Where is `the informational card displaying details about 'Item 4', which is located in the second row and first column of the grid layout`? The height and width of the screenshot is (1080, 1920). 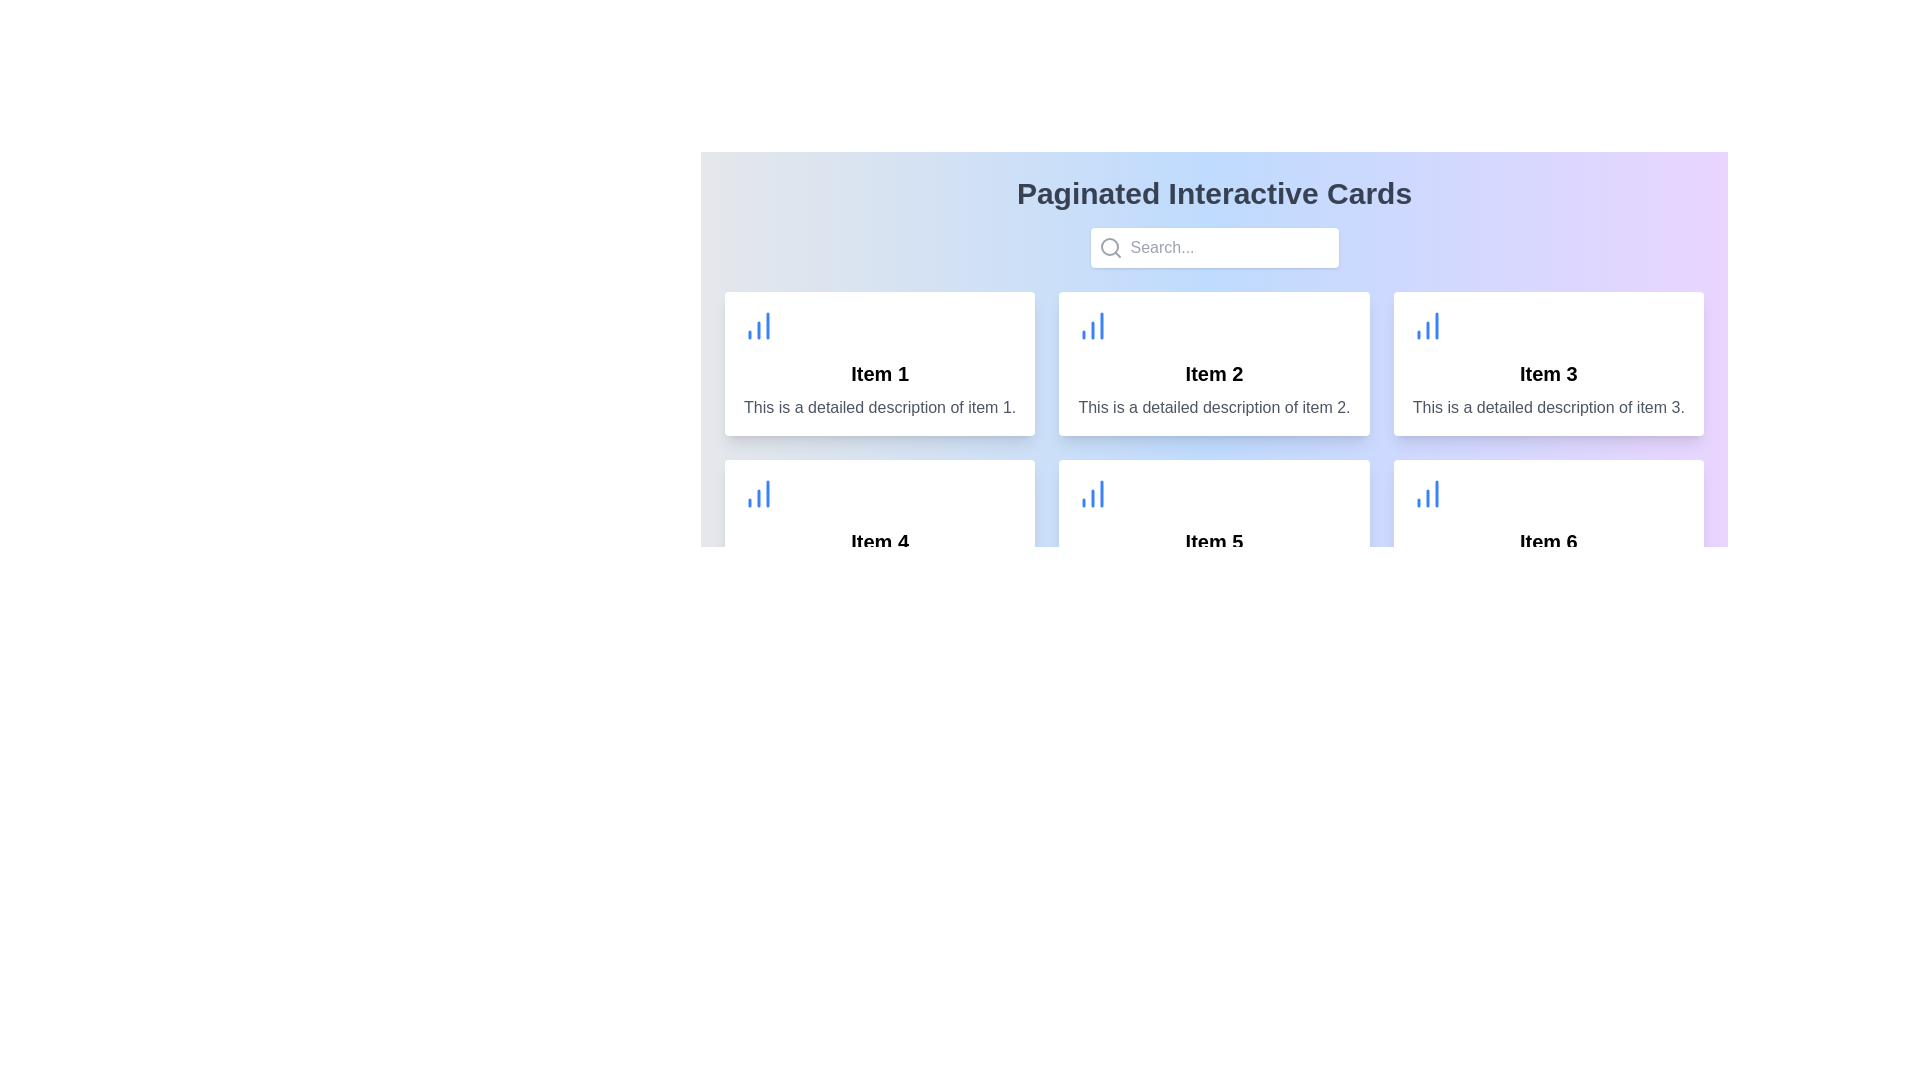 the informational card displaying details about 'Item 4', which is located in the second row and first column of the grid layout is located at coordinates (880, 531).